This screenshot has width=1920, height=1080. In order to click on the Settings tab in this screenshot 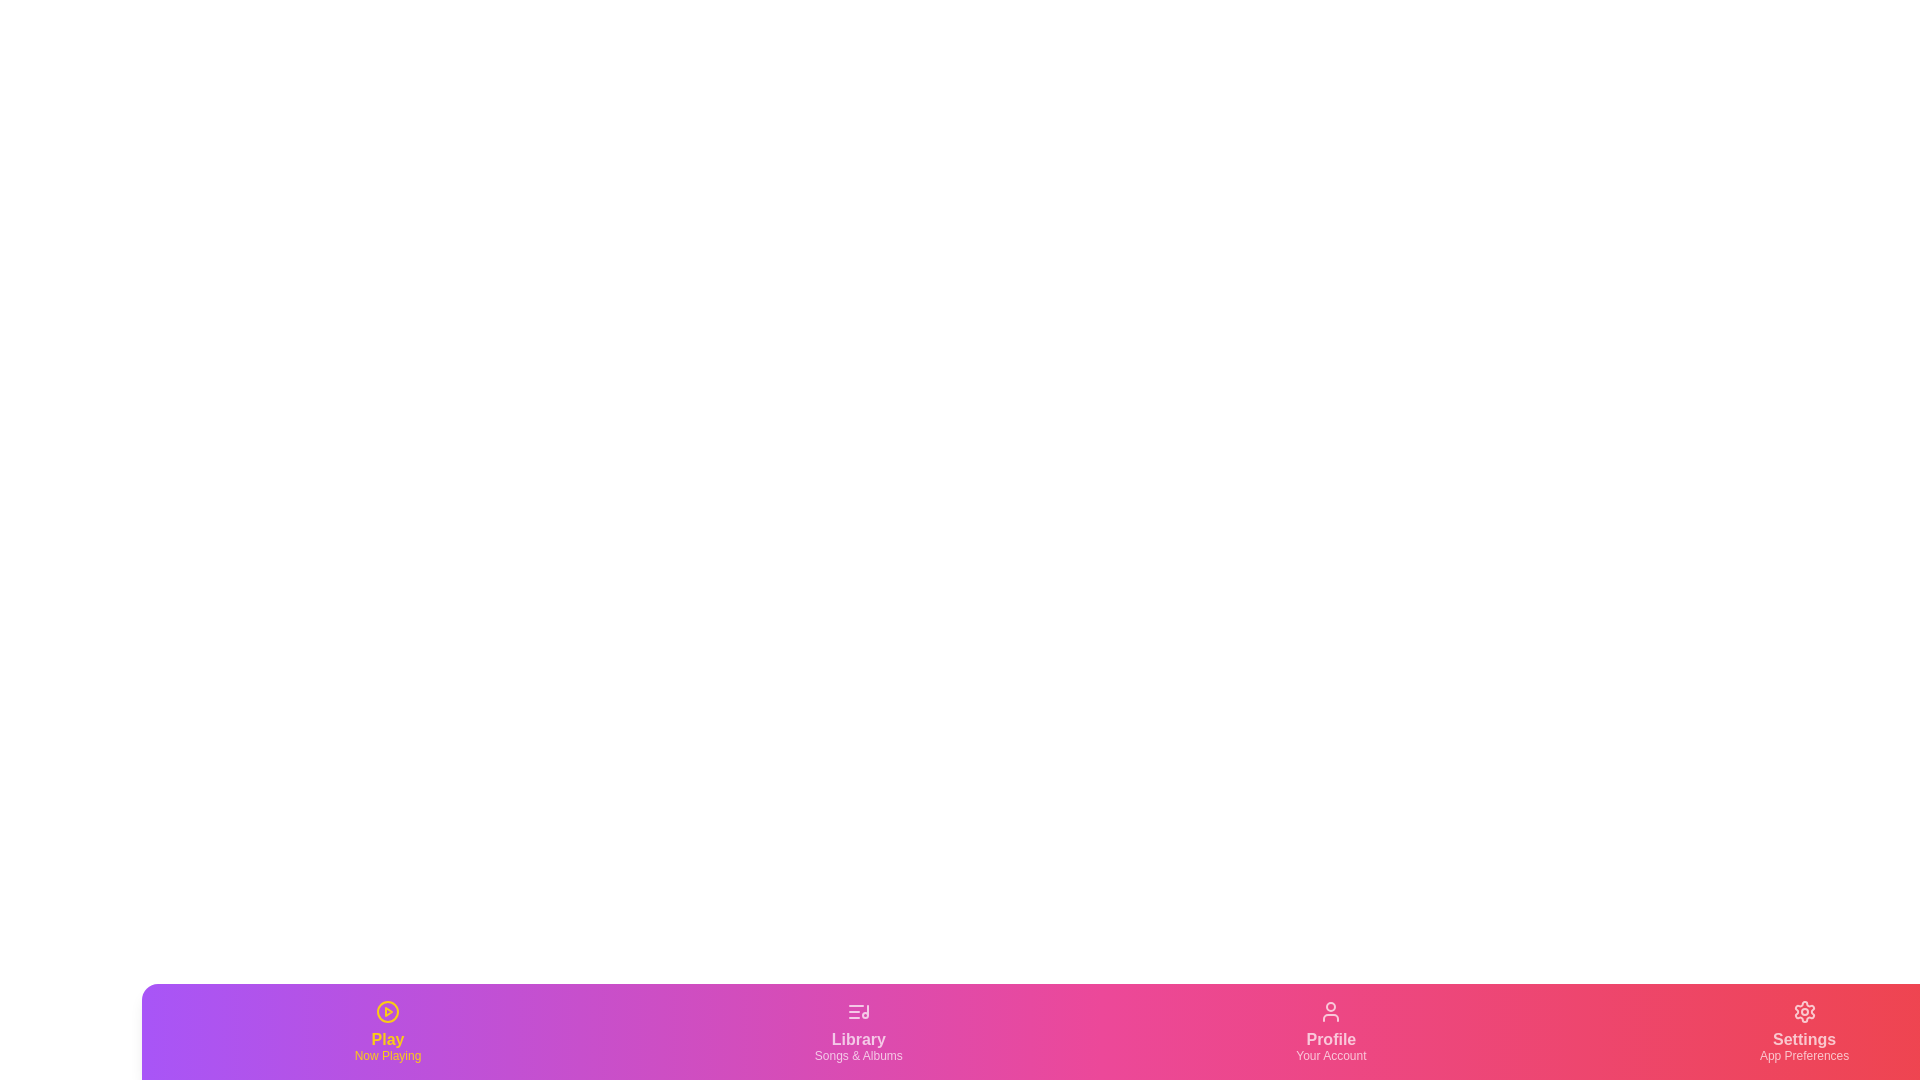, I will do `click(1804, 1032)`.